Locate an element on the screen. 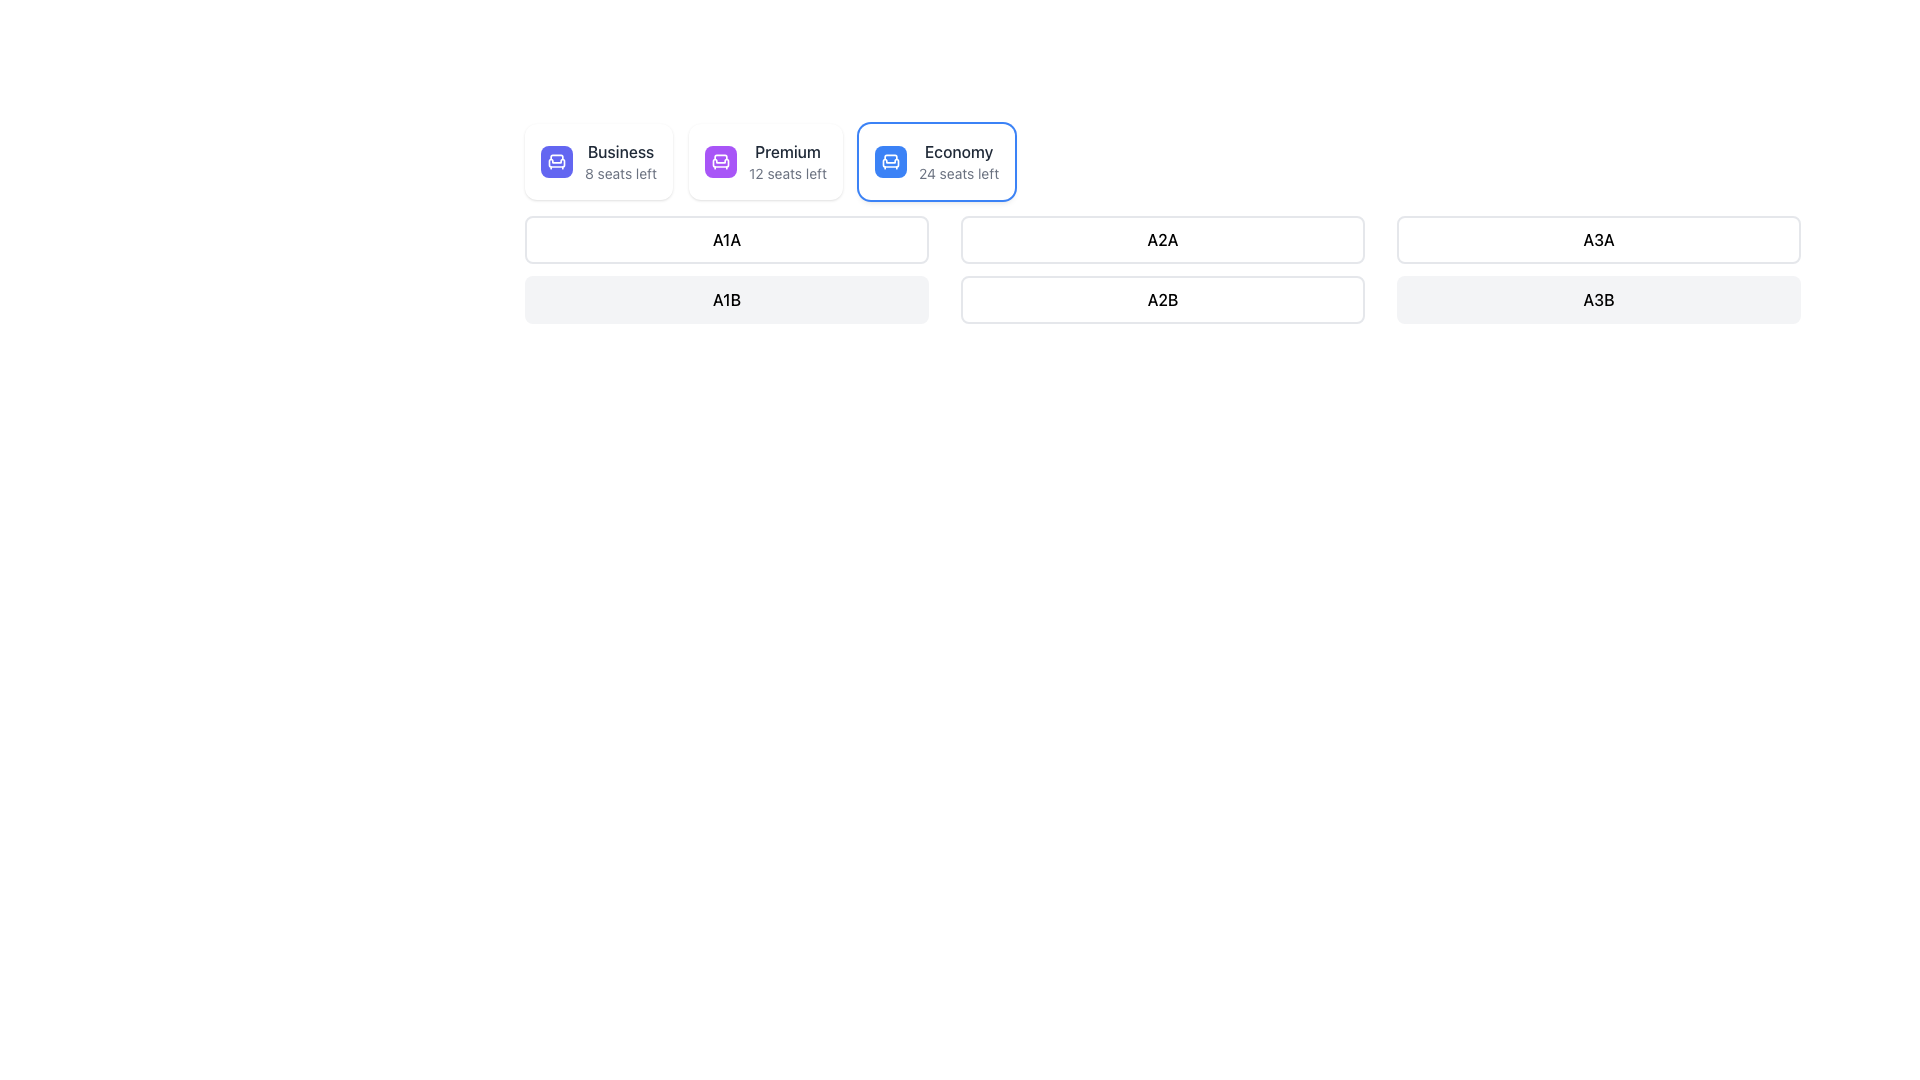 The width and height of the screenshot is (1920, 1080). the Icon Button representing the 'Business' seating category, located in the top-left corner of the row of seat type options, above the label stating '8 seats left' is located at coordinates (556, 161).